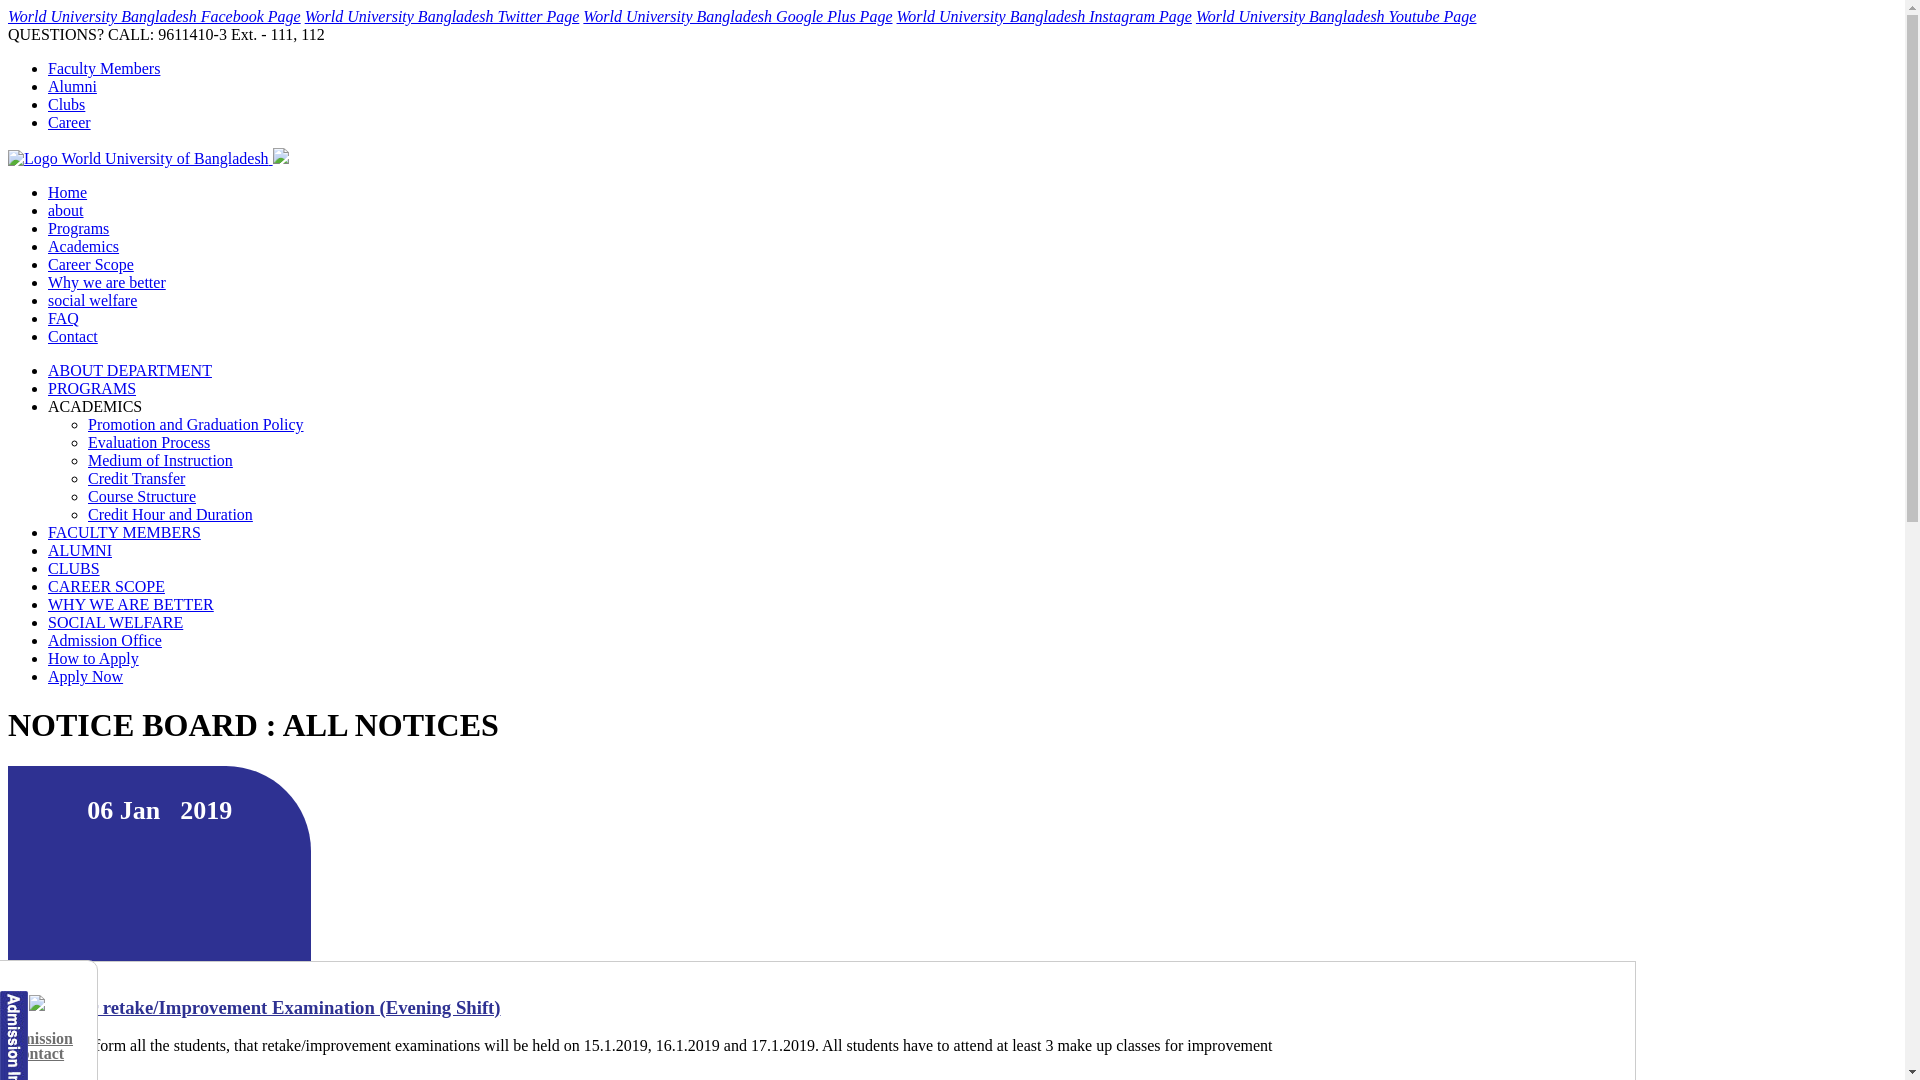 Image resolution: width=1920 pixels, height=1080 pixels. What do you see at coordinates (73, 568) in the screenshot?
I see `'CLUBS'` at bounding box center [73, 568].